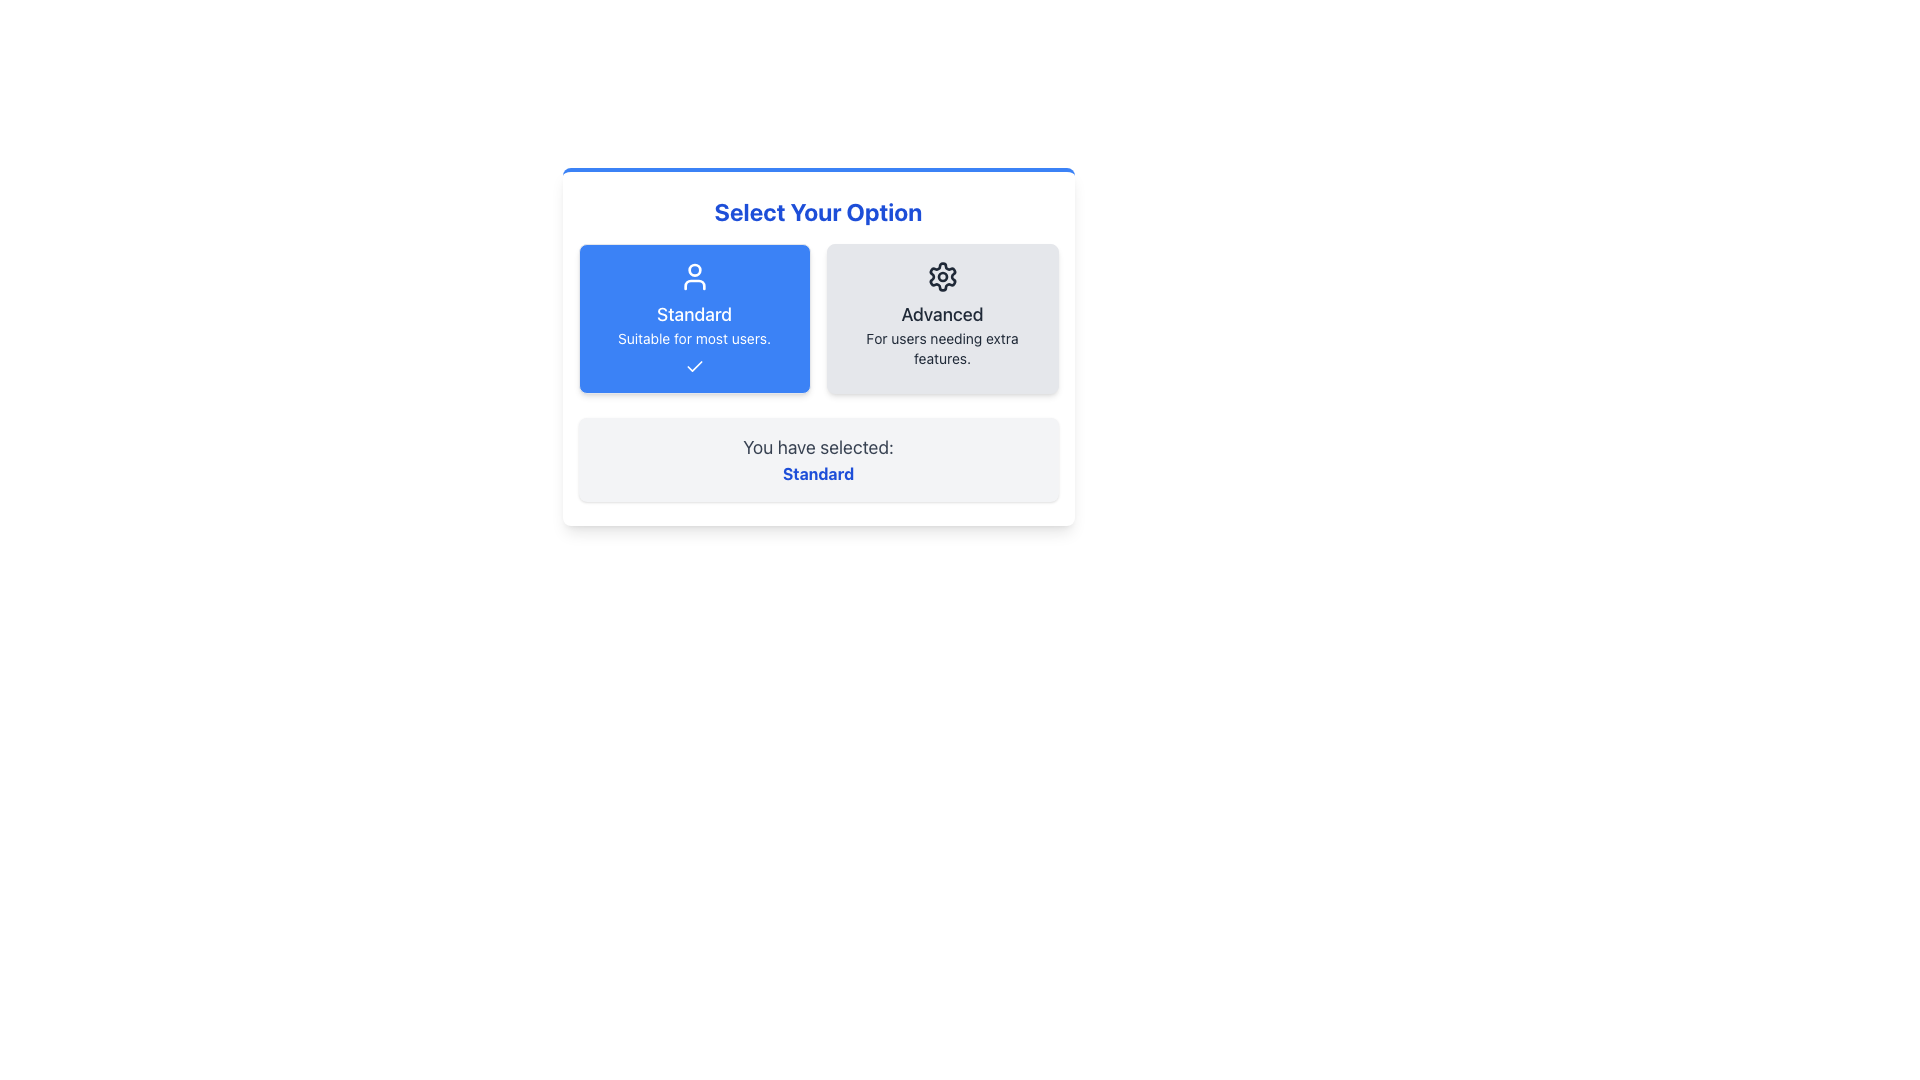 The height and width of the screenshot is (1080, 1920). I want to click on the text label displaying 'Advanced' in bold, medium font located within the right card of a two-card layout, positioned below a gear icon and above the descriptive text 'For users needing extra features.', so click(941, 315).